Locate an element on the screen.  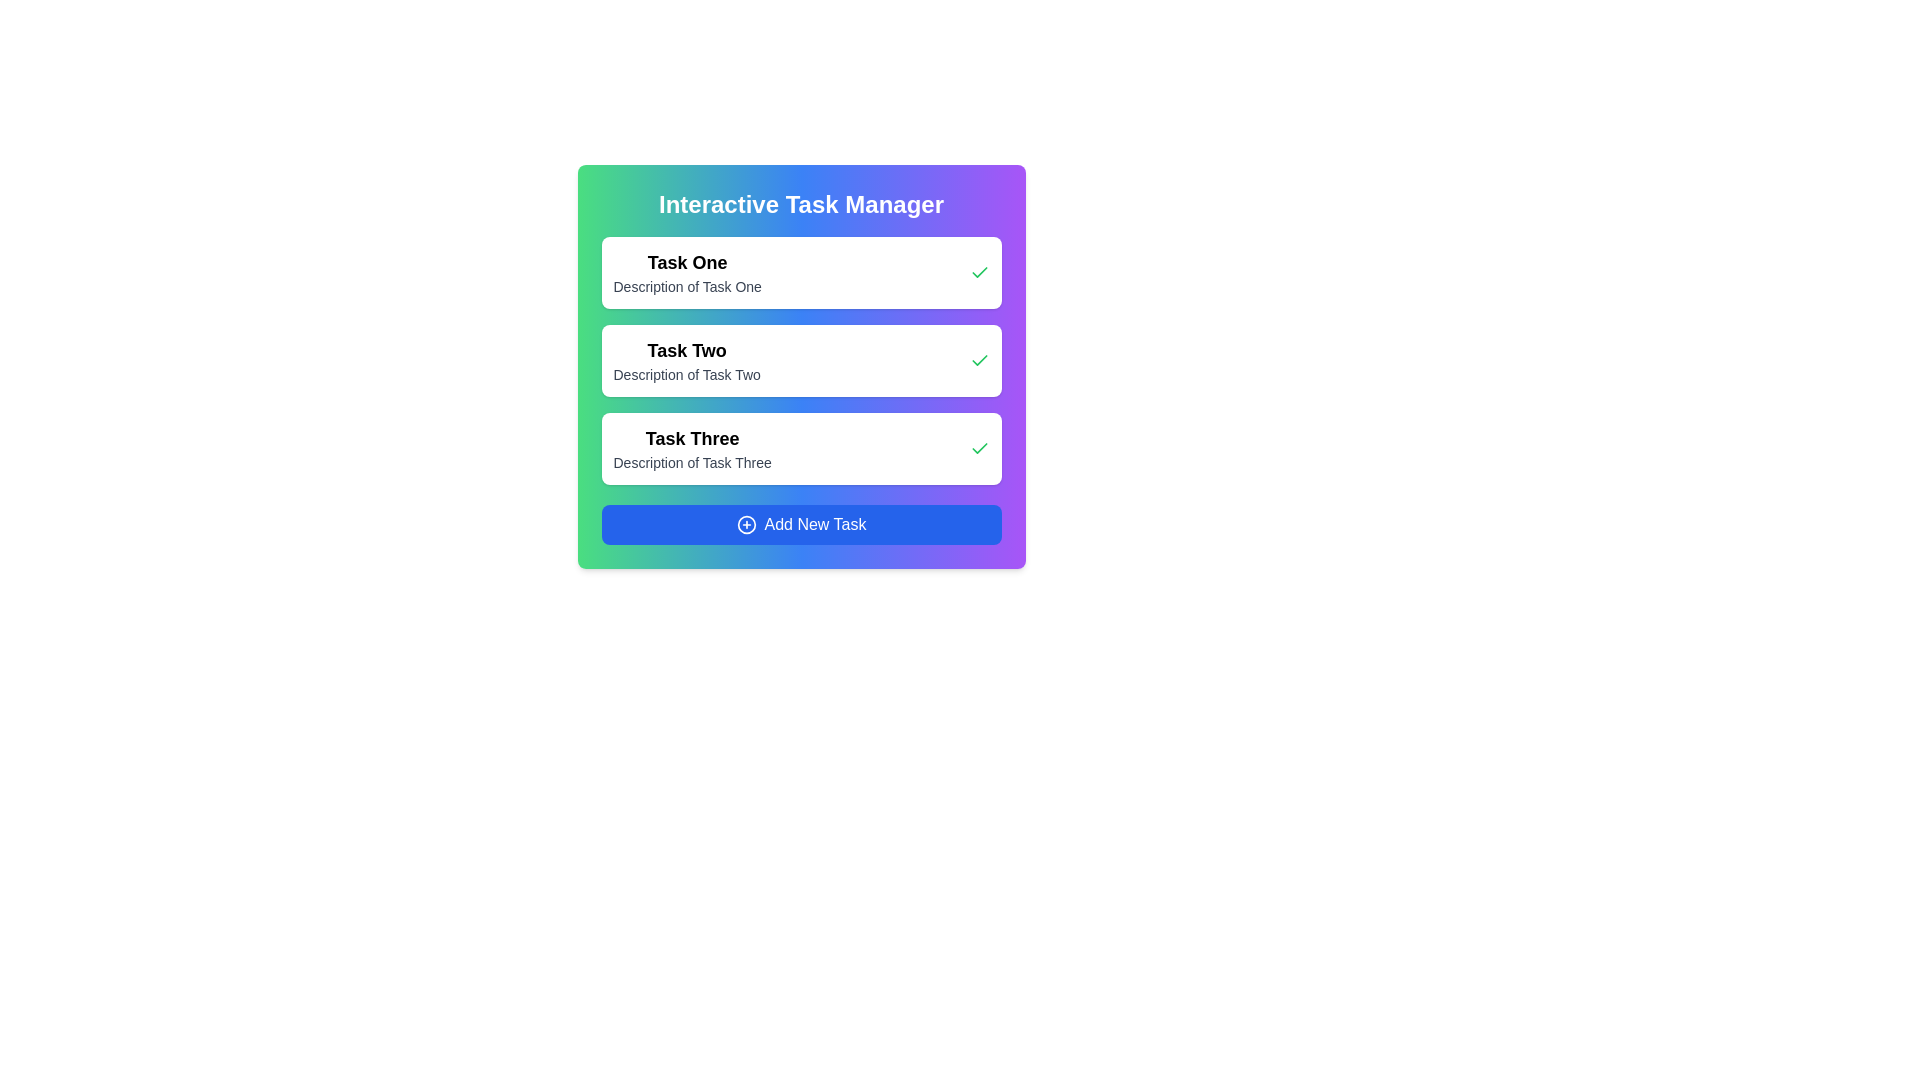
the 'Task Two' text block is located at coordinates (687, 361).